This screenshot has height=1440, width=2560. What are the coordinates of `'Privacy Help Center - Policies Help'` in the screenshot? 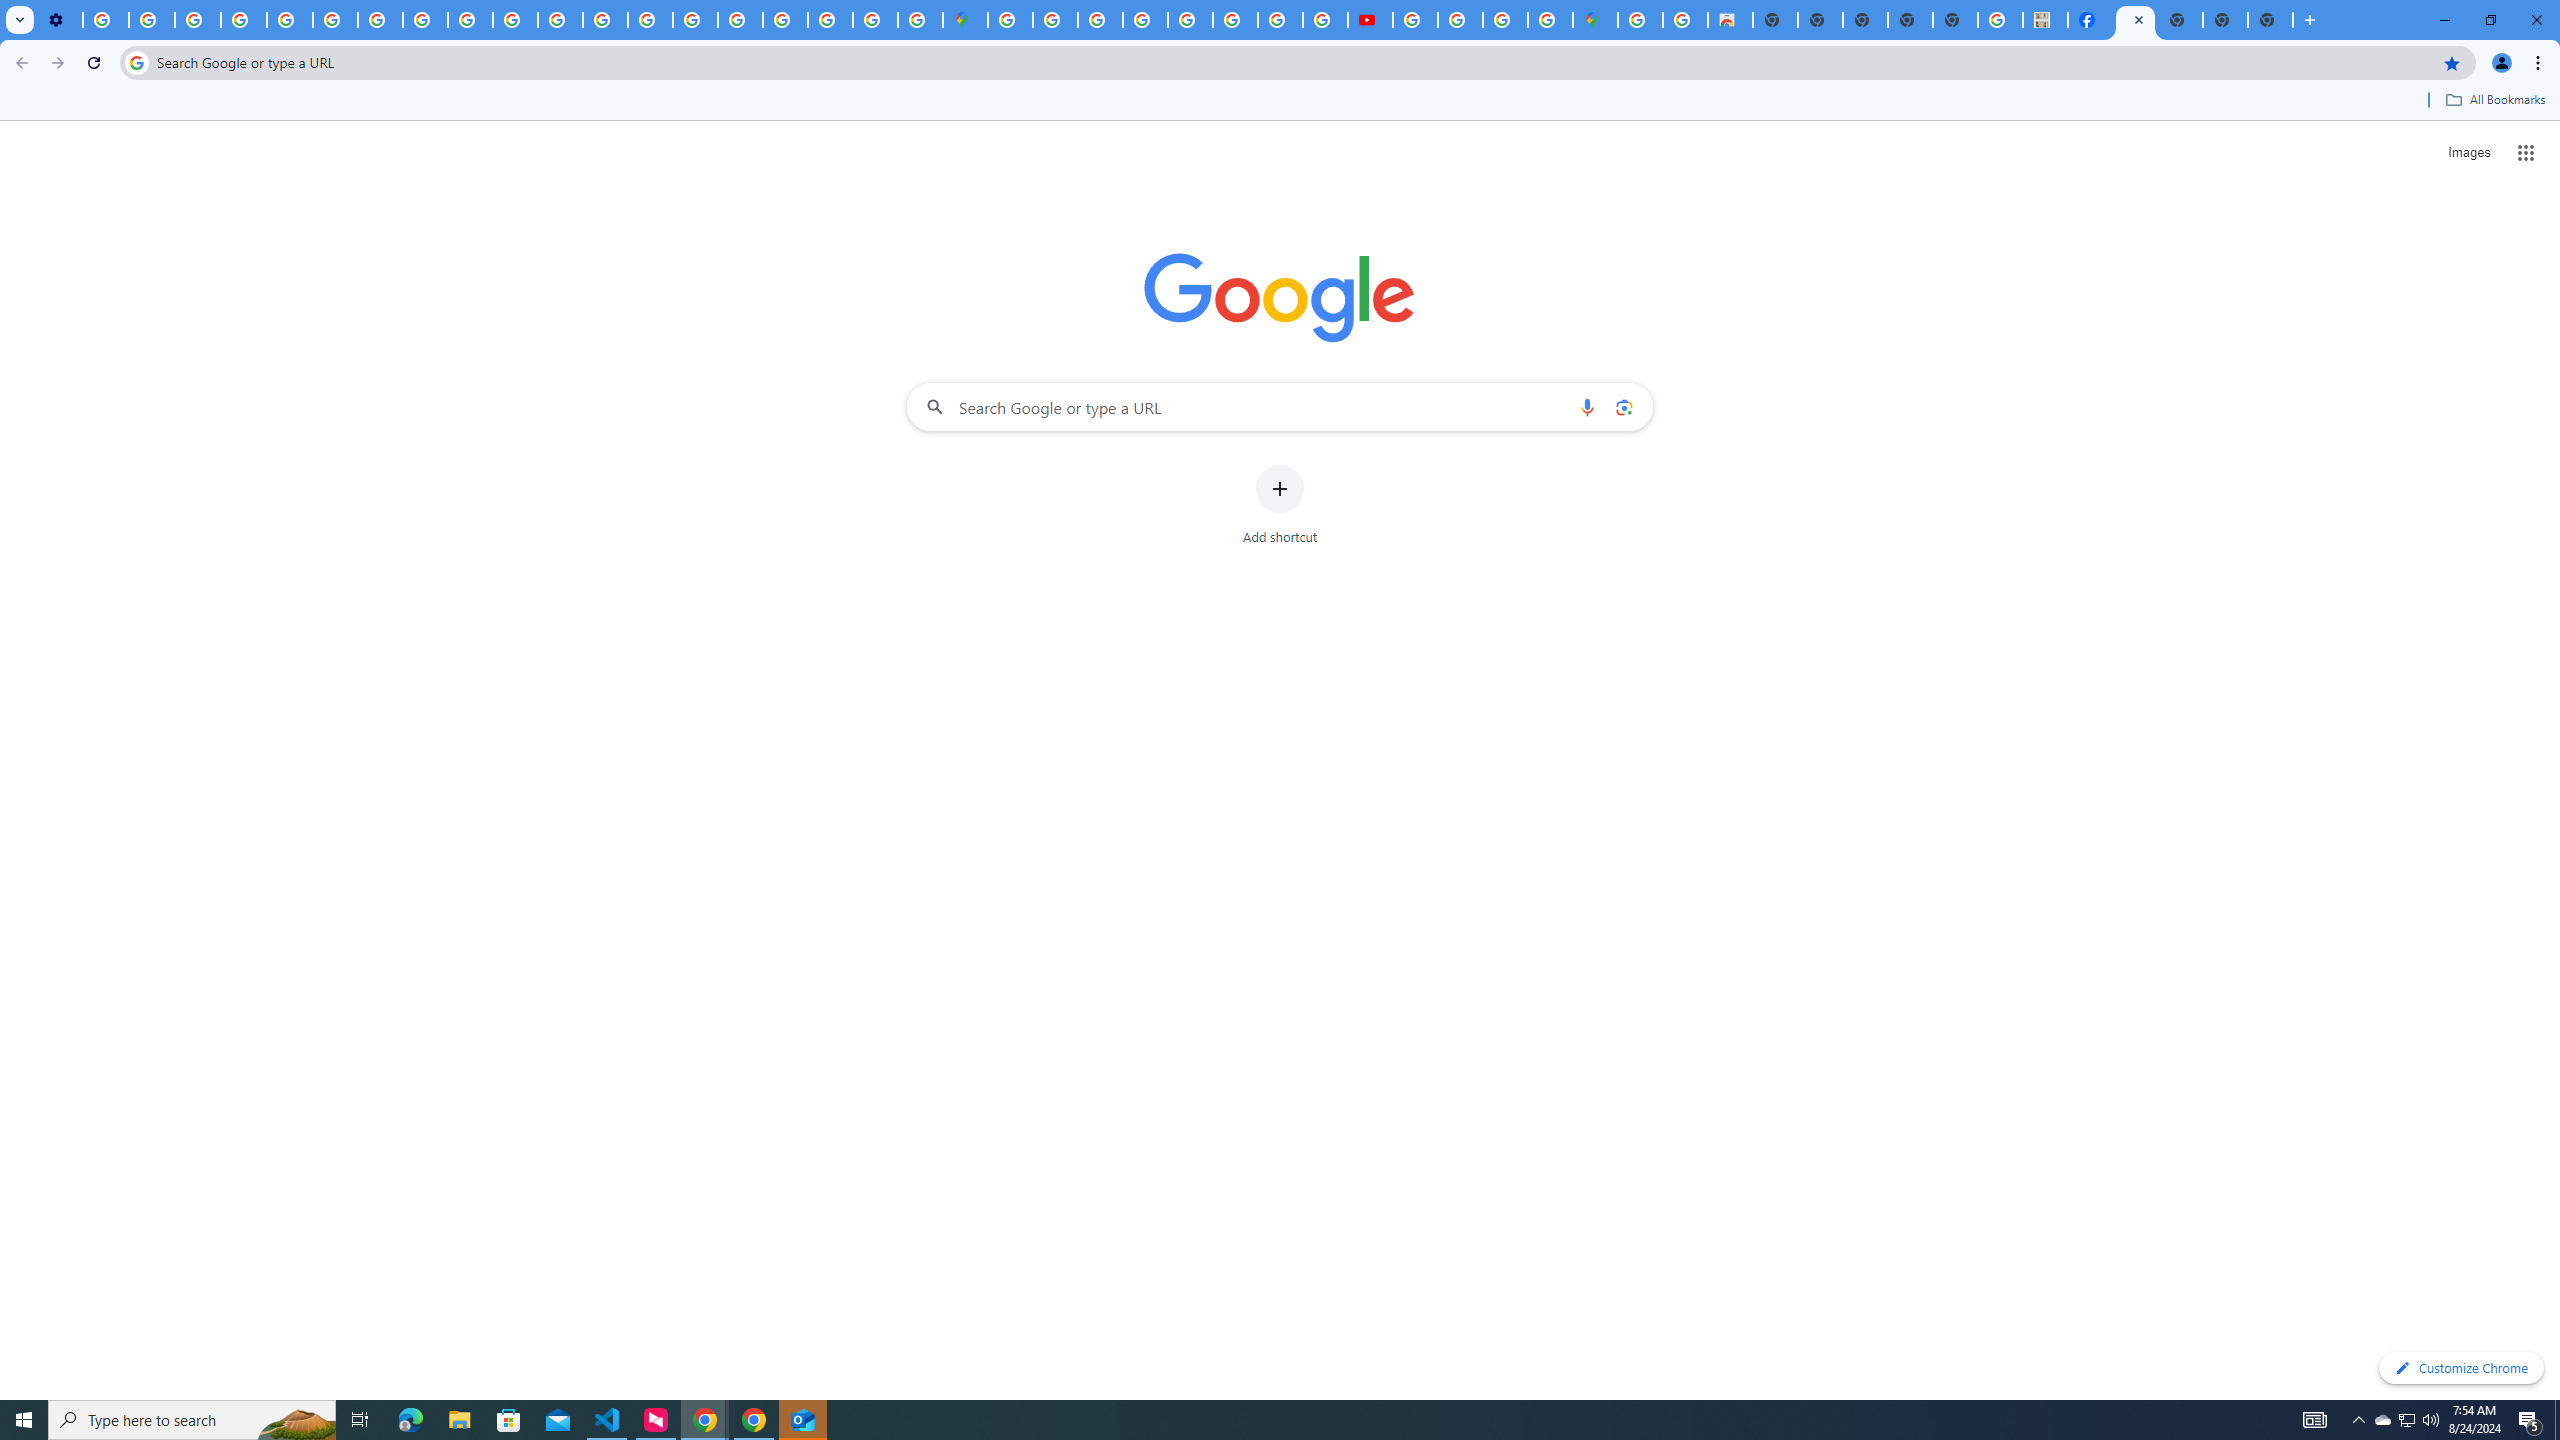 It's located at (289, 19).